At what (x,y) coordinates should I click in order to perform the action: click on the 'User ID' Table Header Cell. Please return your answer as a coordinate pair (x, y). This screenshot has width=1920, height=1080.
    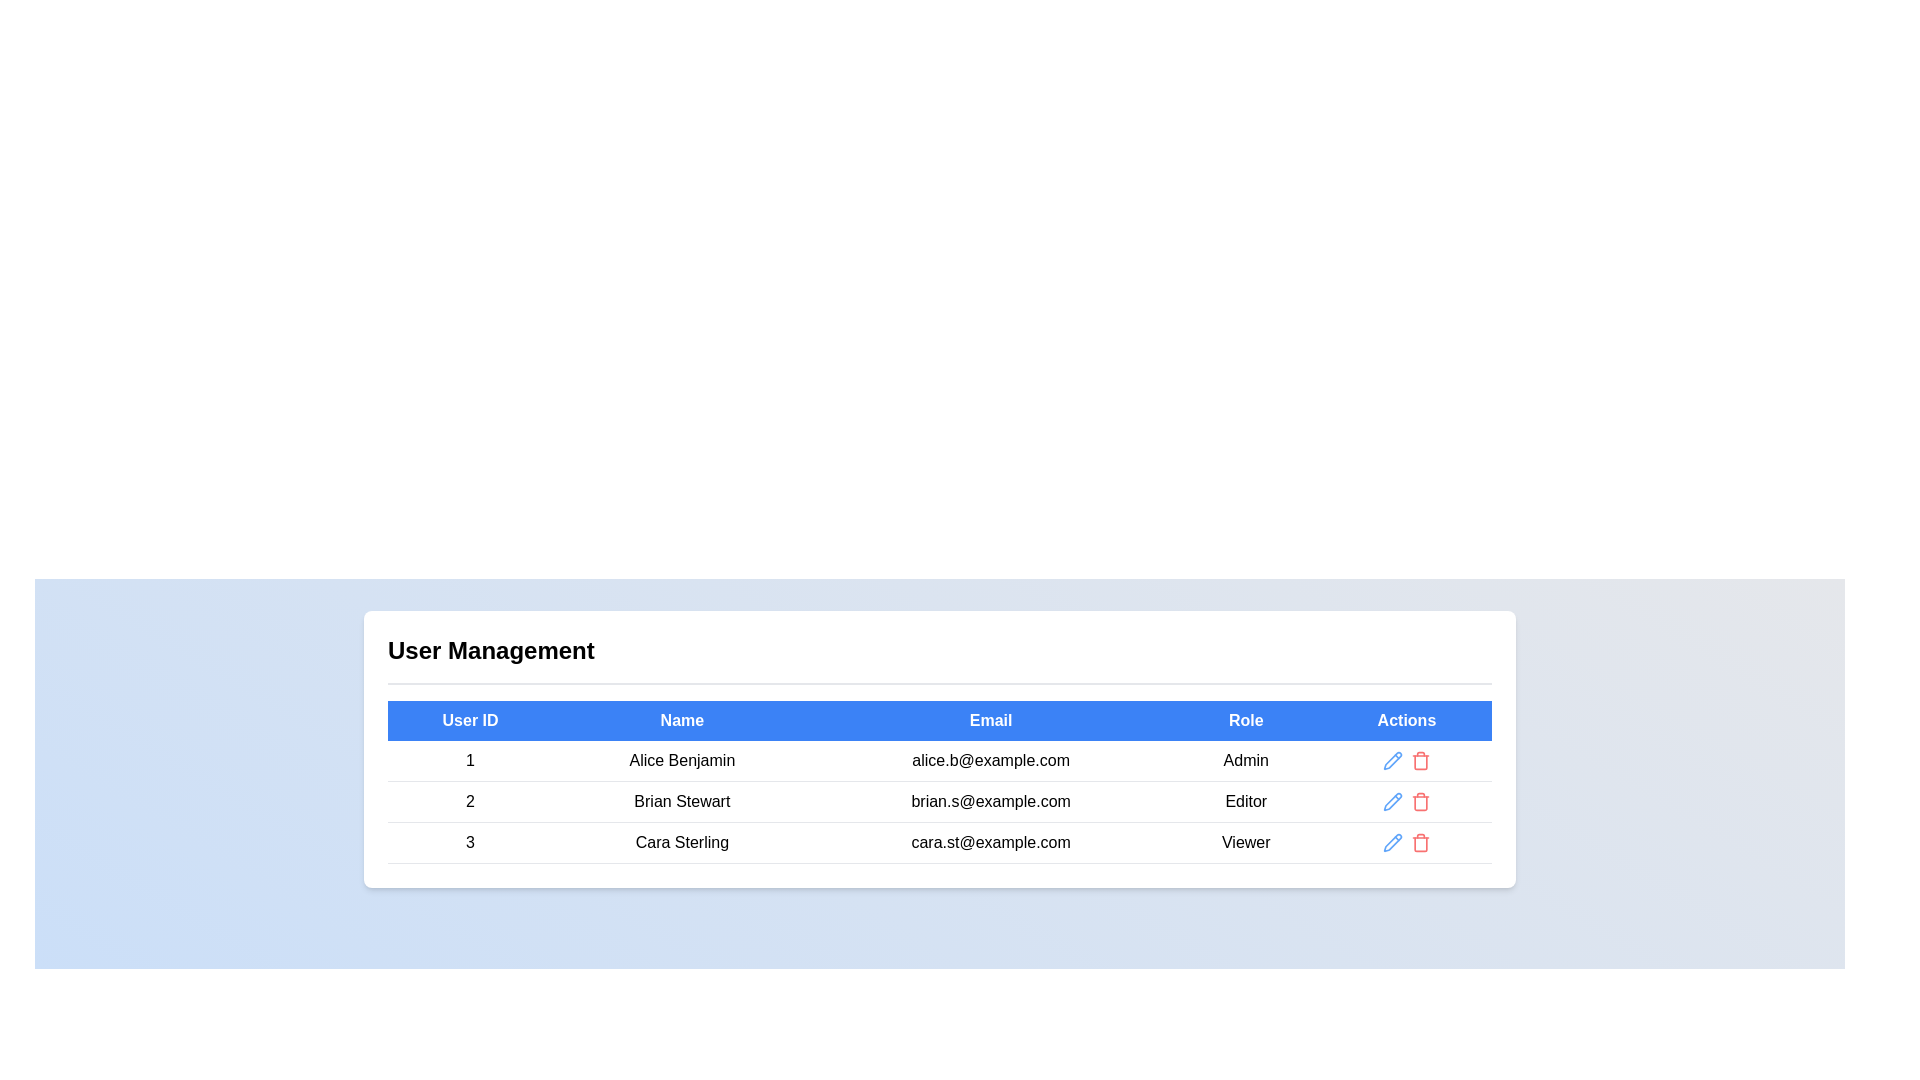
    Looking at the image, I should click on (469, 721).